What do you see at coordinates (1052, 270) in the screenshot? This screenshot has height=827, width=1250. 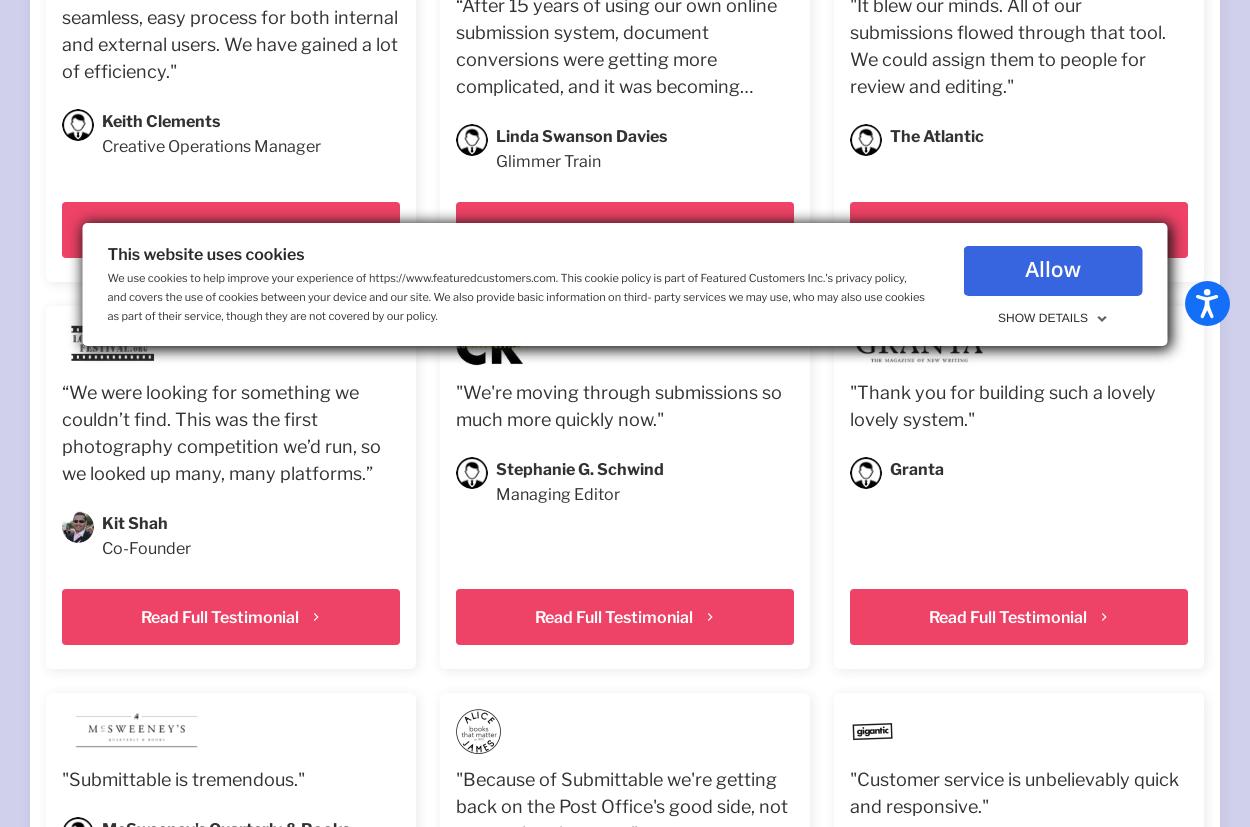 I see `'Allow'` at bounding box center [1052, 270].